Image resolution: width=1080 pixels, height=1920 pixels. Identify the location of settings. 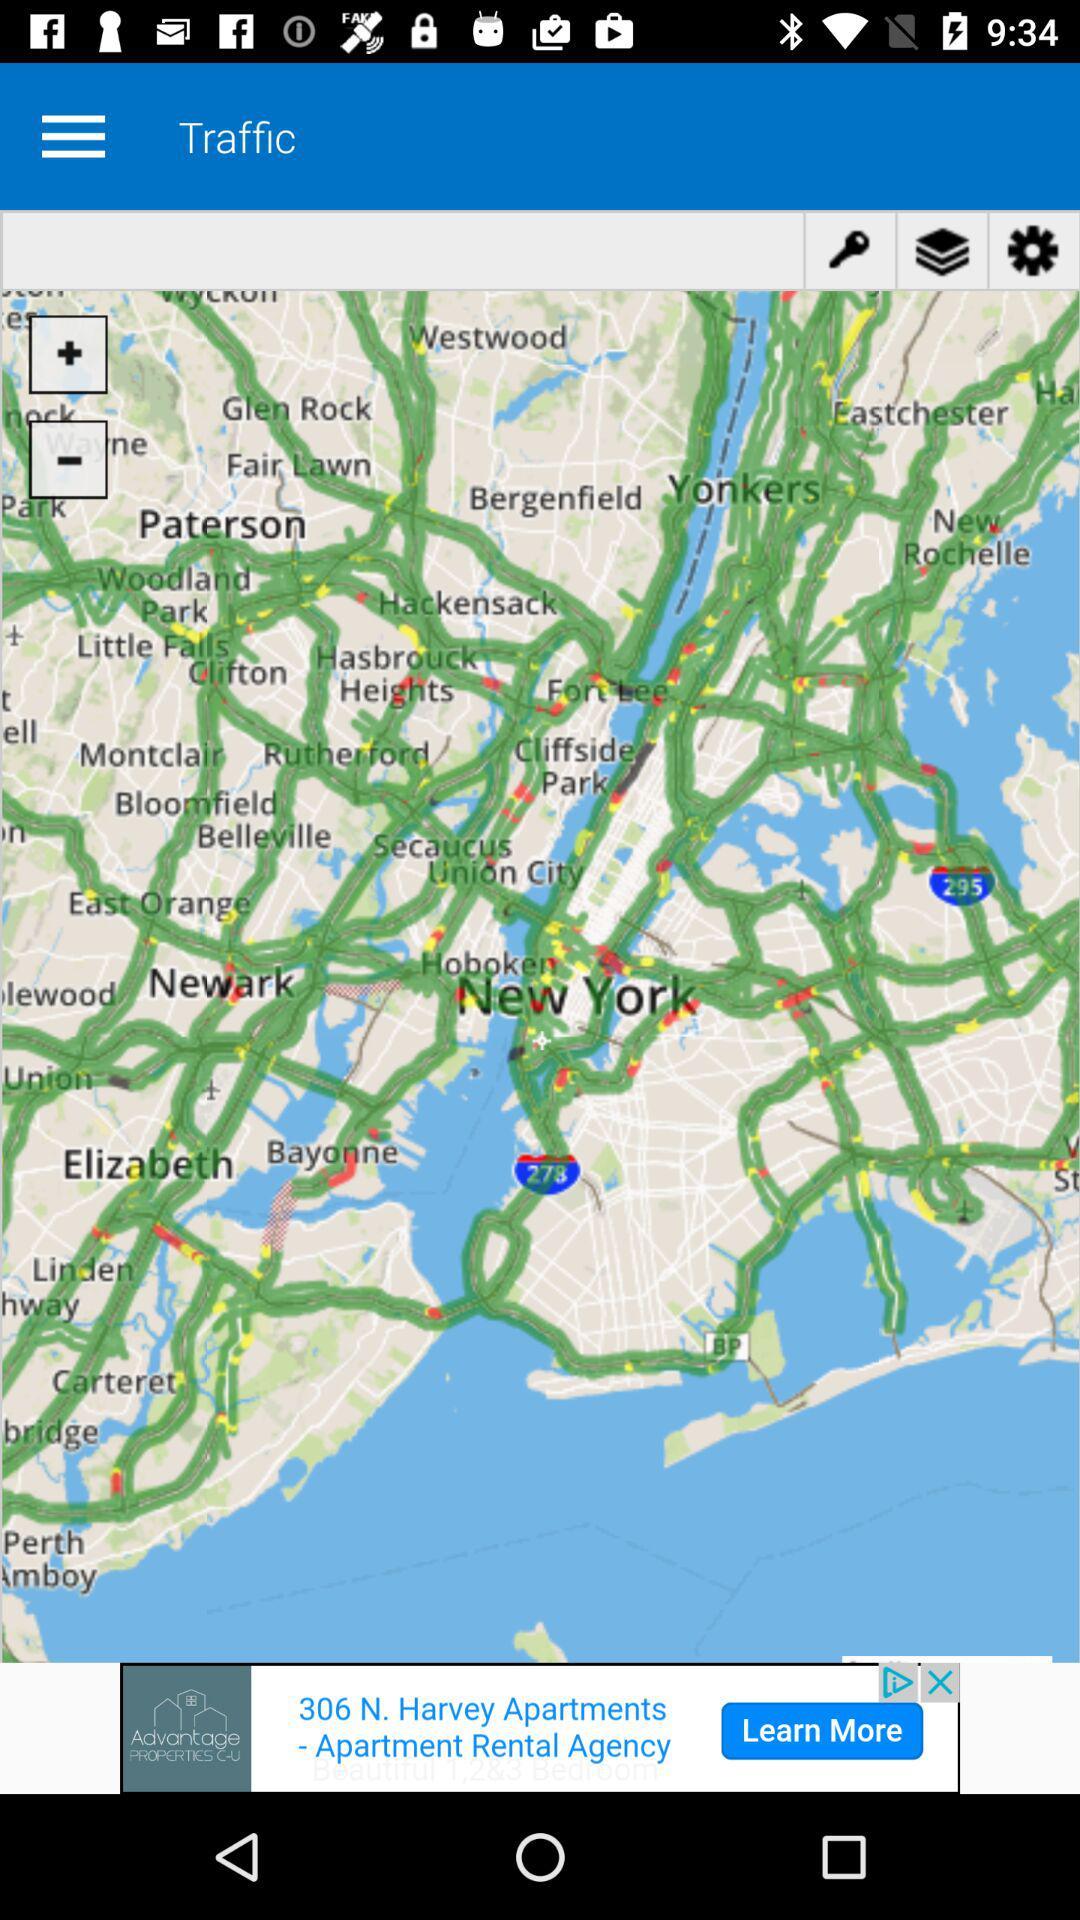
(72, 135).